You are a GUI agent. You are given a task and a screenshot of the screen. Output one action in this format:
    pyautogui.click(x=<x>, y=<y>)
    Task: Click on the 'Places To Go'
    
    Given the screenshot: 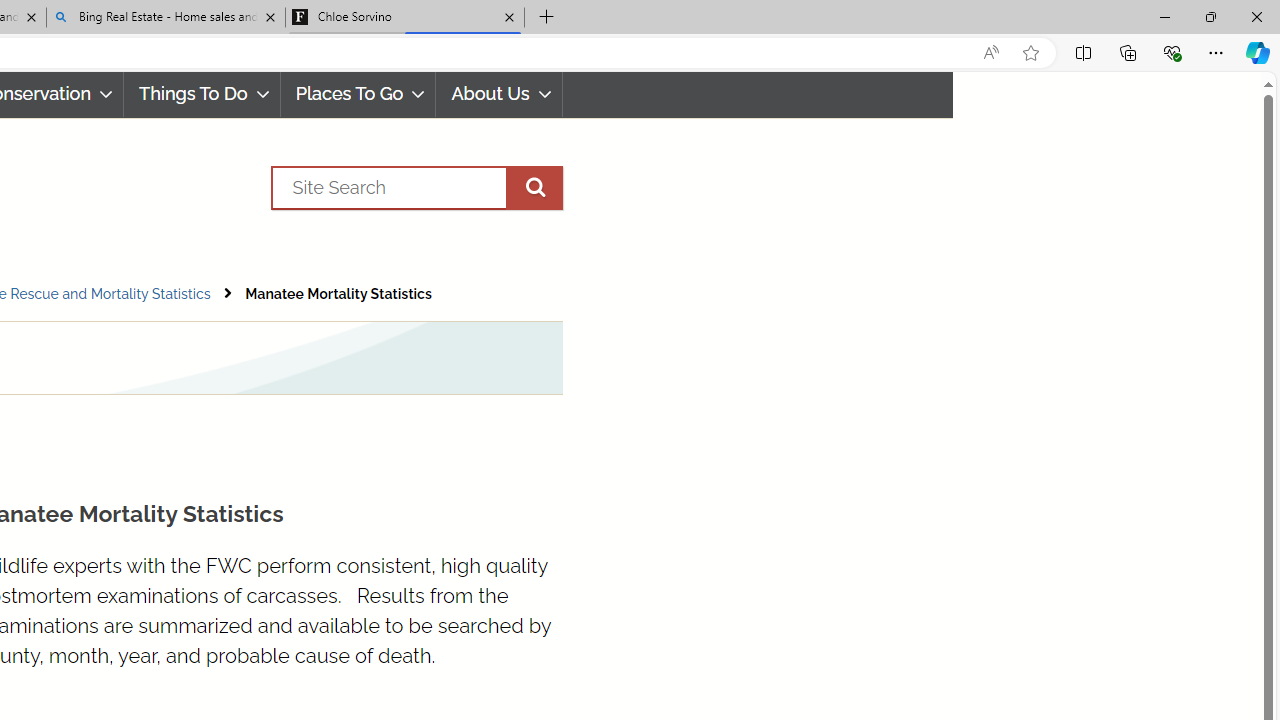 What is the action you would take?
    pyautogui.click(x=358, y=94)
    